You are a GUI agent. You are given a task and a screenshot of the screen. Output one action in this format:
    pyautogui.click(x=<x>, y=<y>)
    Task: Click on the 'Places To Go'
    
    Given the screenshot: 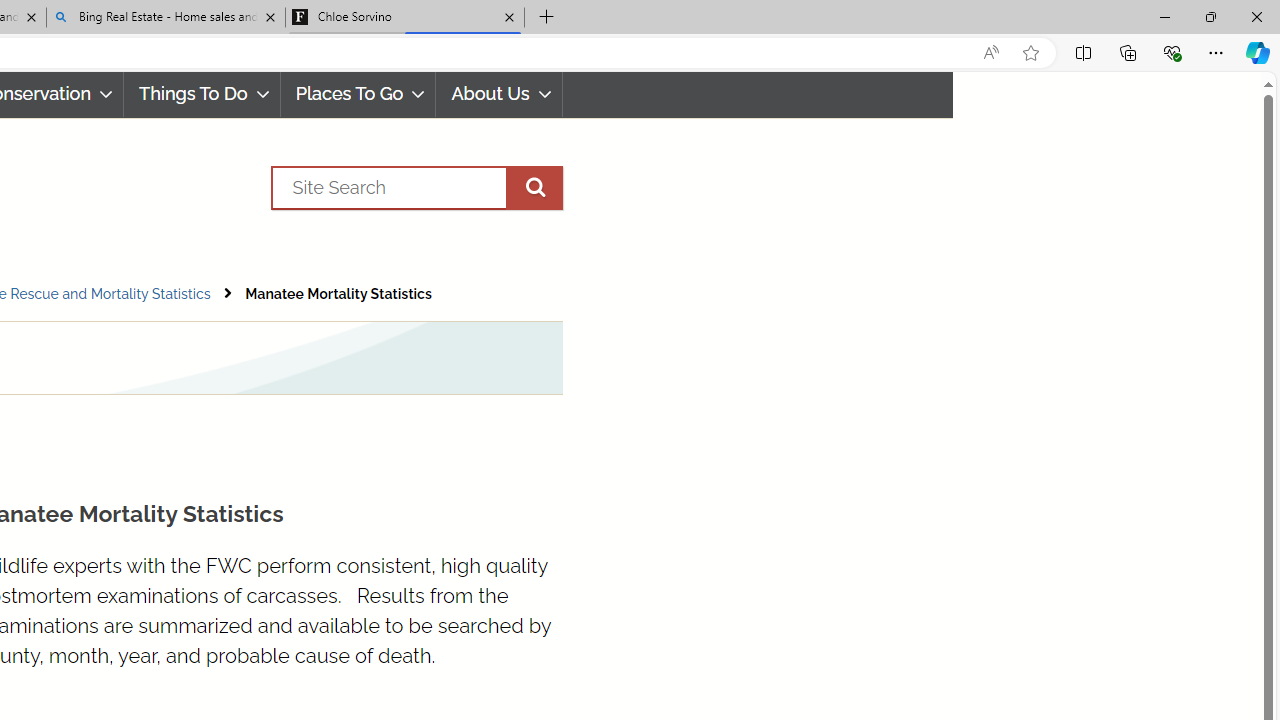 What is the action you would take?
    pyautogui.click(x=358, y=94)
    